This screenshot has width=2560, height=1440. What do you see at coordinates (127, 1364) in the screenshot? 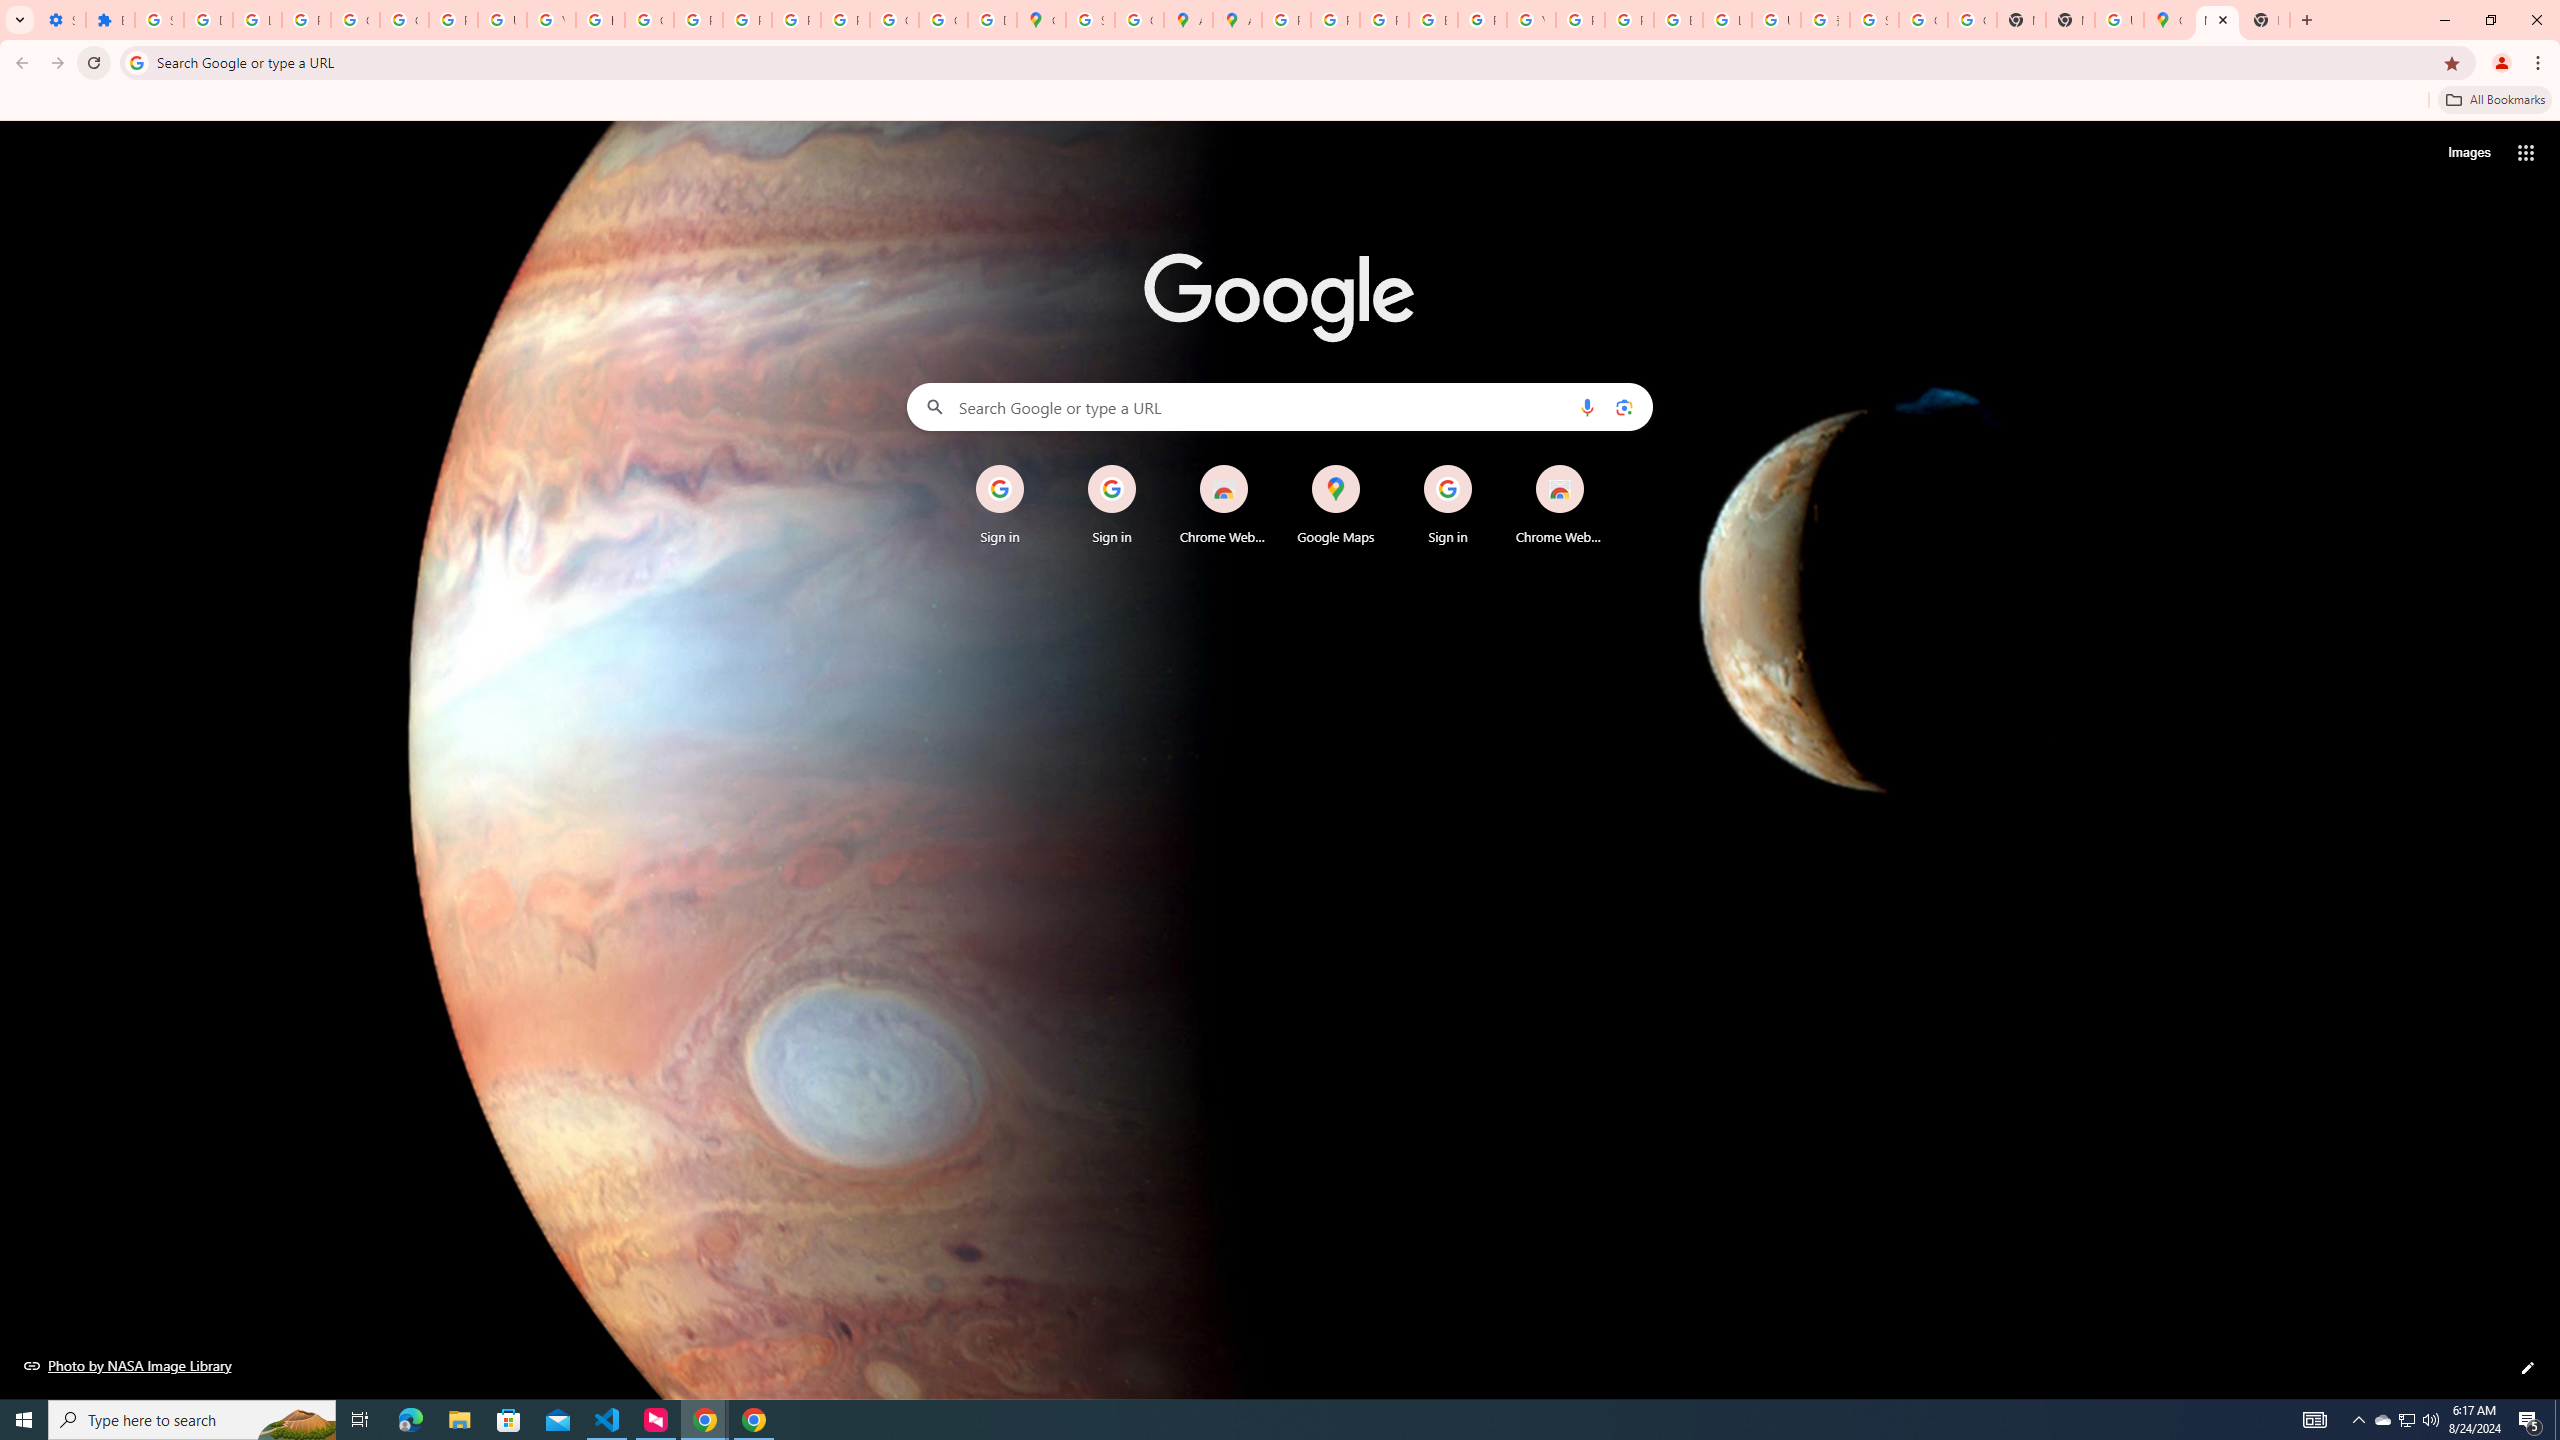
I see `'Photo by NASA Image Library'` at bounding box center [127, 1364].